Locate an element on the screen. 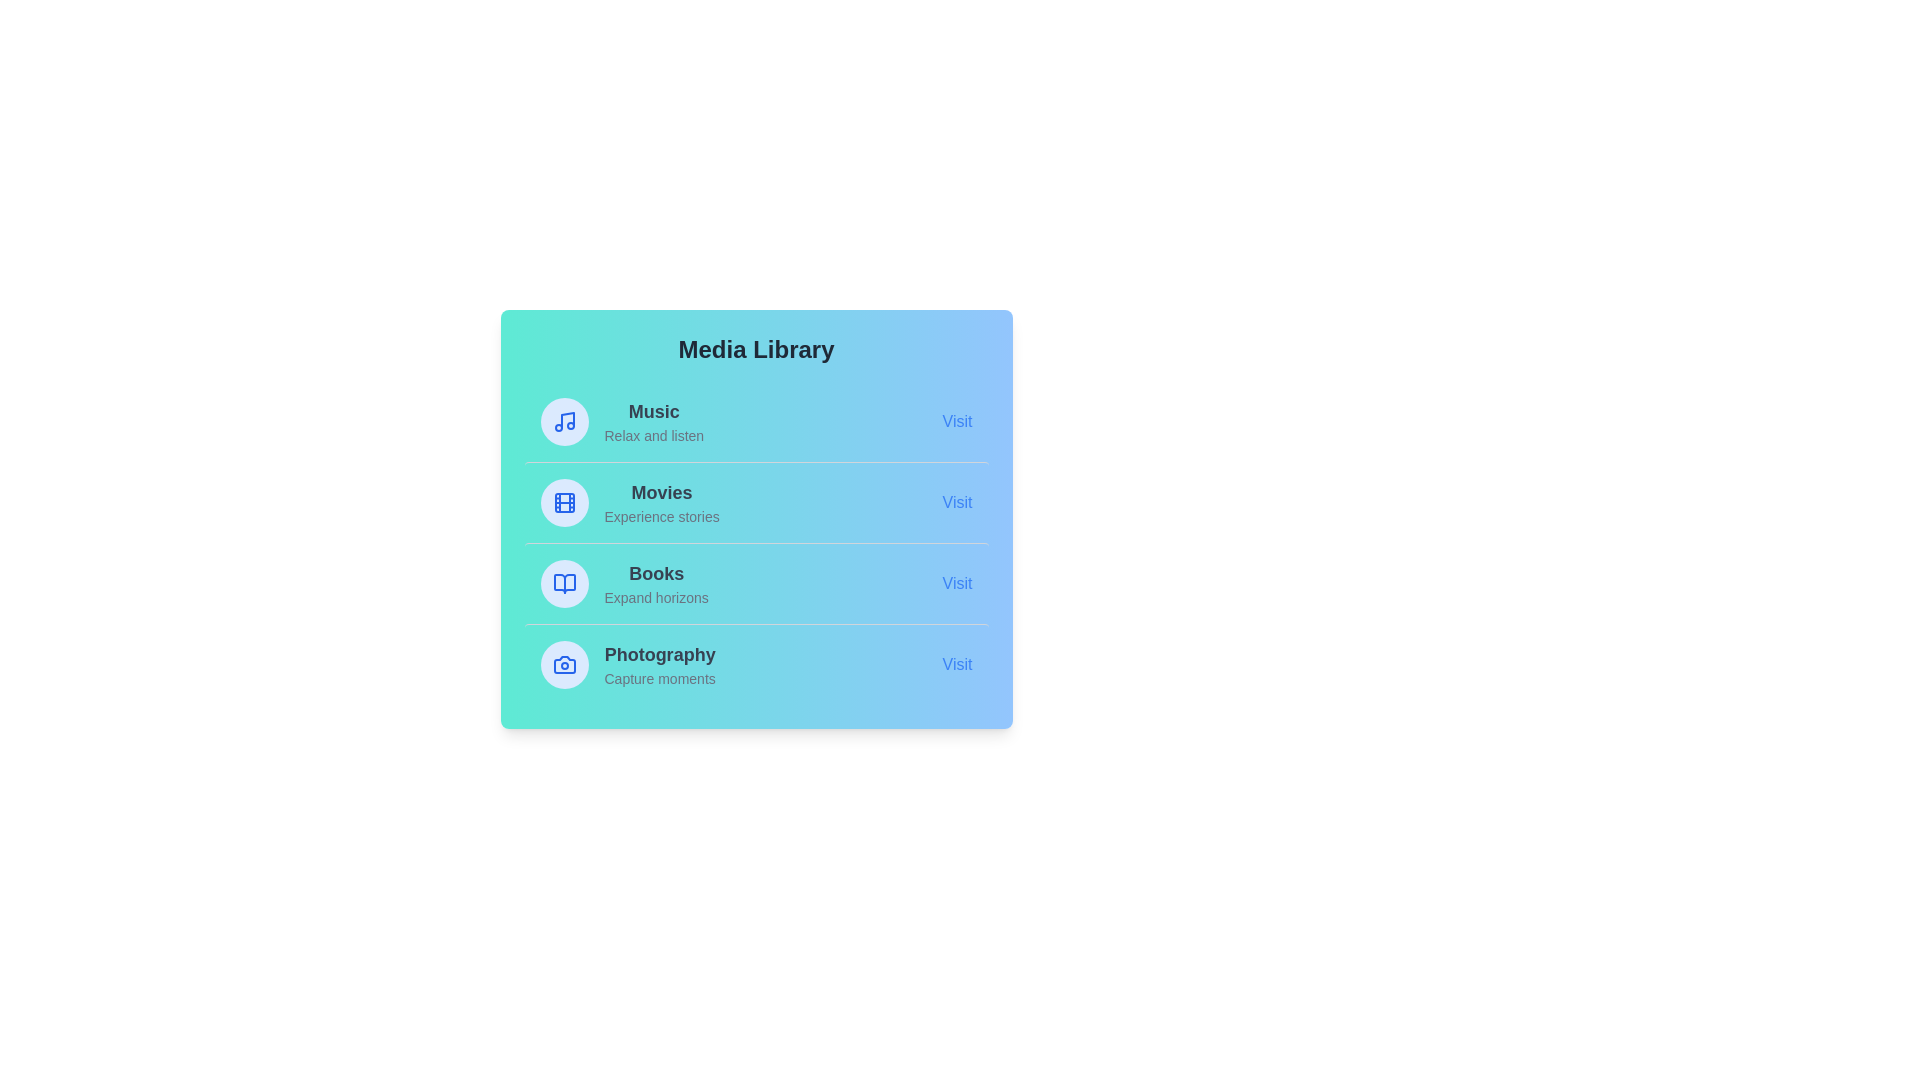 The height and width of the screenshot is (1080, 1920). the media item Photography to observe the hover effect is located at coordinates (755, 664).